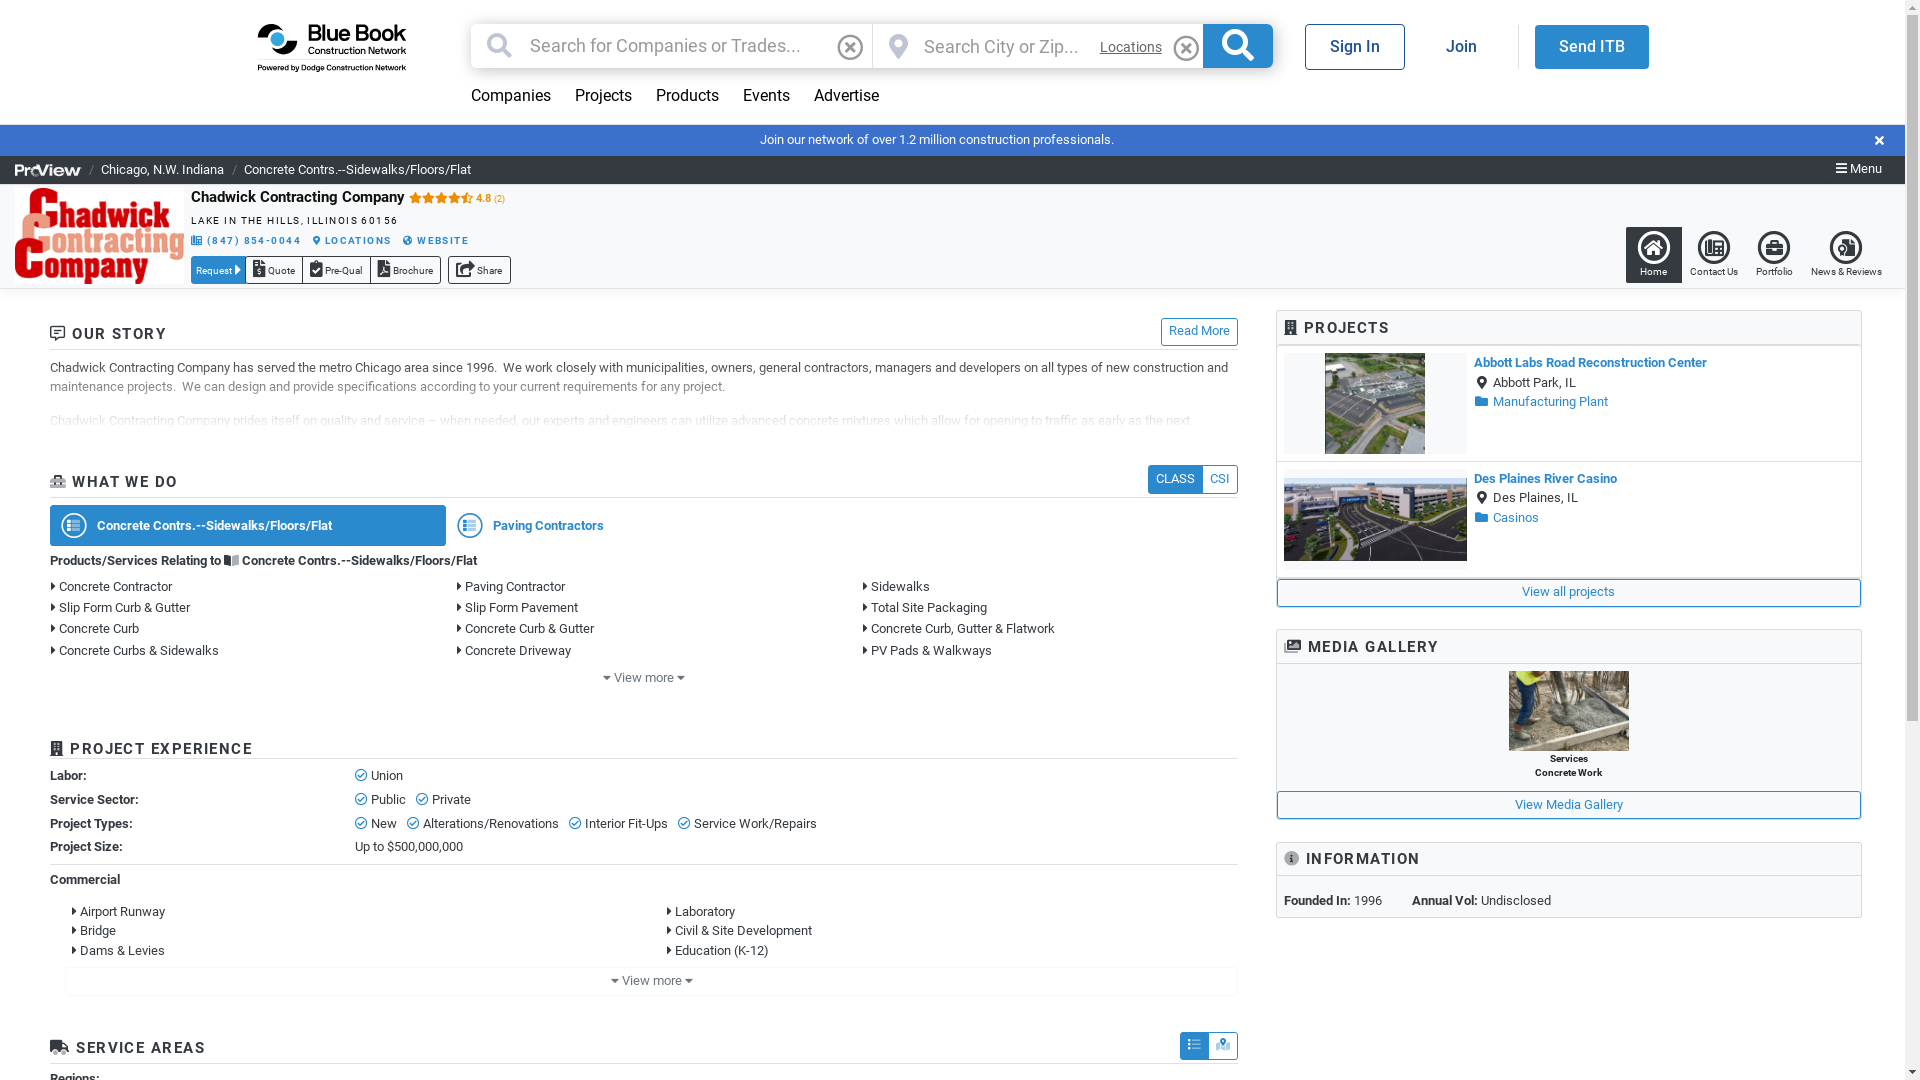 This screenshot has width=1920, height=1080. Describe the element at coordinates (1199, 330) in the screenshot. I see `'Read More'` at that location.